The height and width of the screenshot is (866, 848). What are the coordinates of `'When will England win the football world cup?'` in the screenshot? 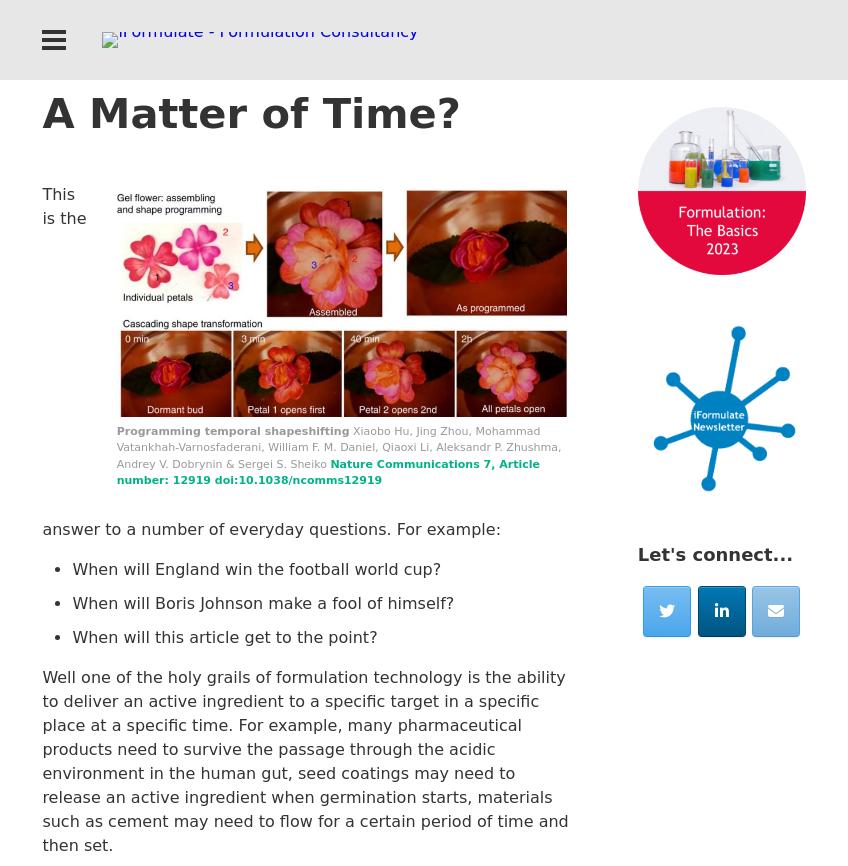 It's located at (255, 568).